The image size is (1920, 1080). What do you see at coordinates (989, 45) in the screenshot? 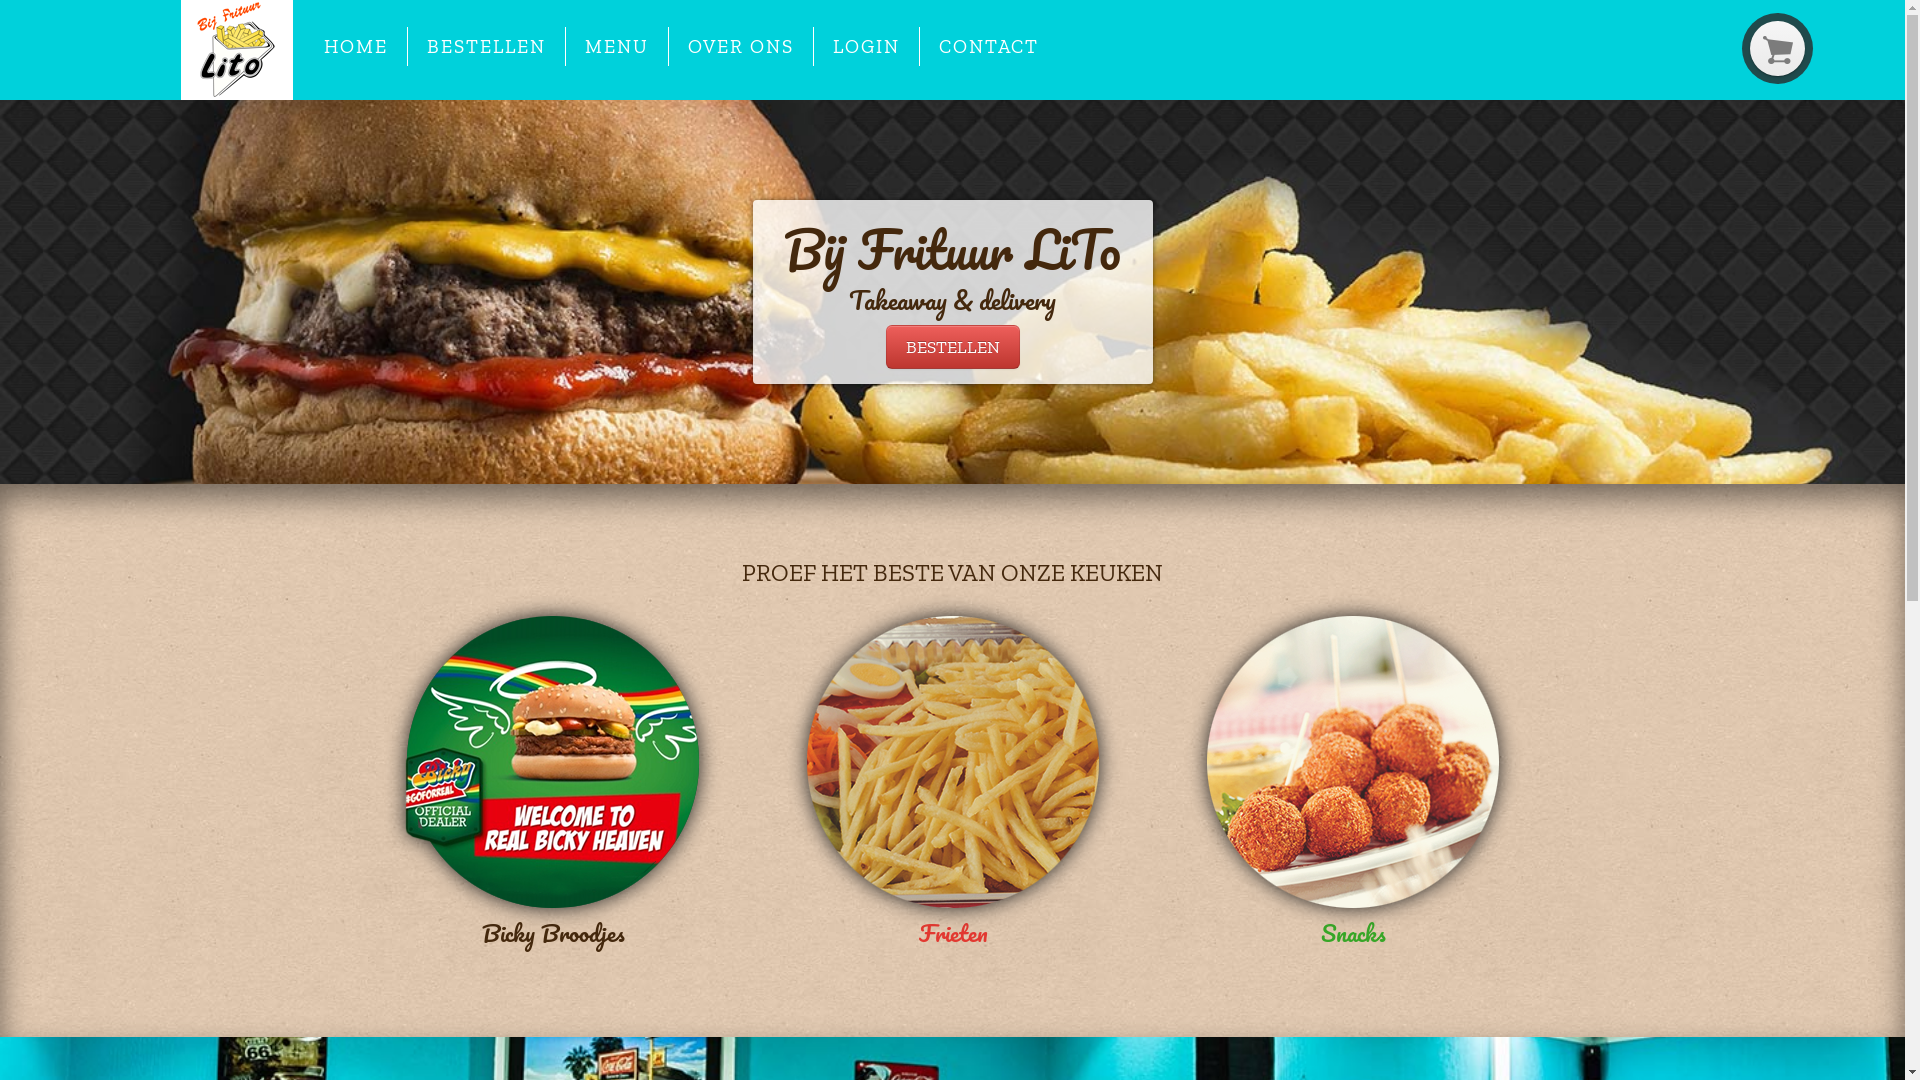
I see `'CONTACT'` at bounding box center [989, 45].